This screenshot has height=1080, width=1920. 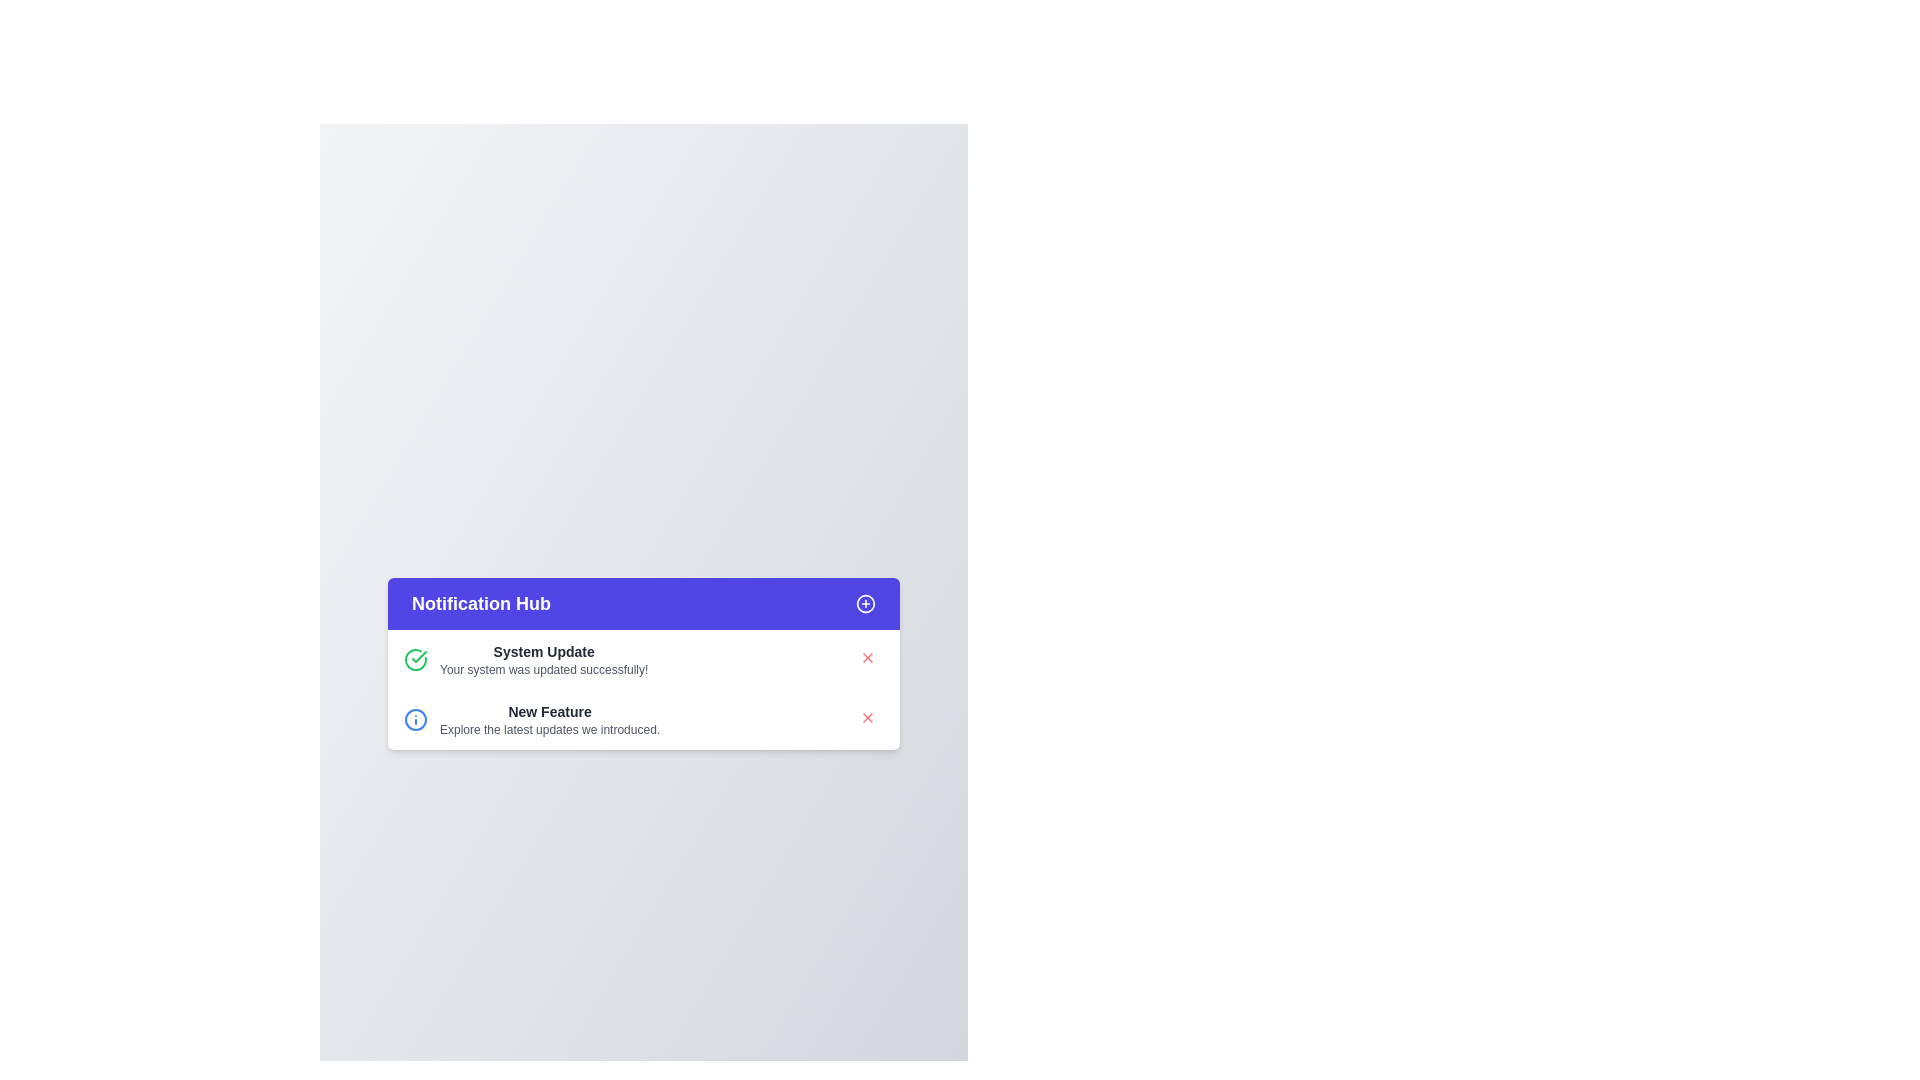 I want to click on checkmark icon inside the circular badge located at the top-left corner of the first notification item in the 'Notification Hub' section, so click(x=418, y=656).